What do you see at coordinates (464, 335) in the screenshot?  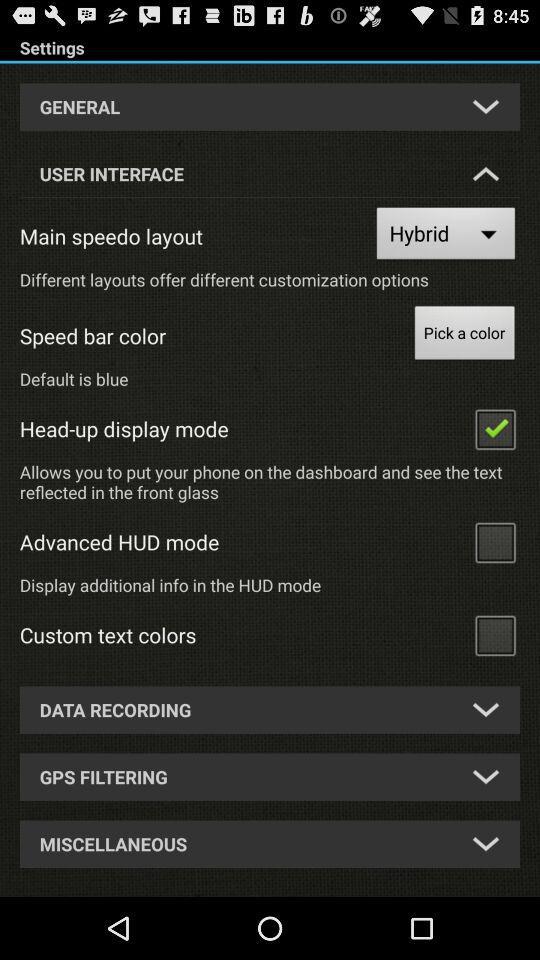 I see `the pick a color item` at bounding box center [464, 335].